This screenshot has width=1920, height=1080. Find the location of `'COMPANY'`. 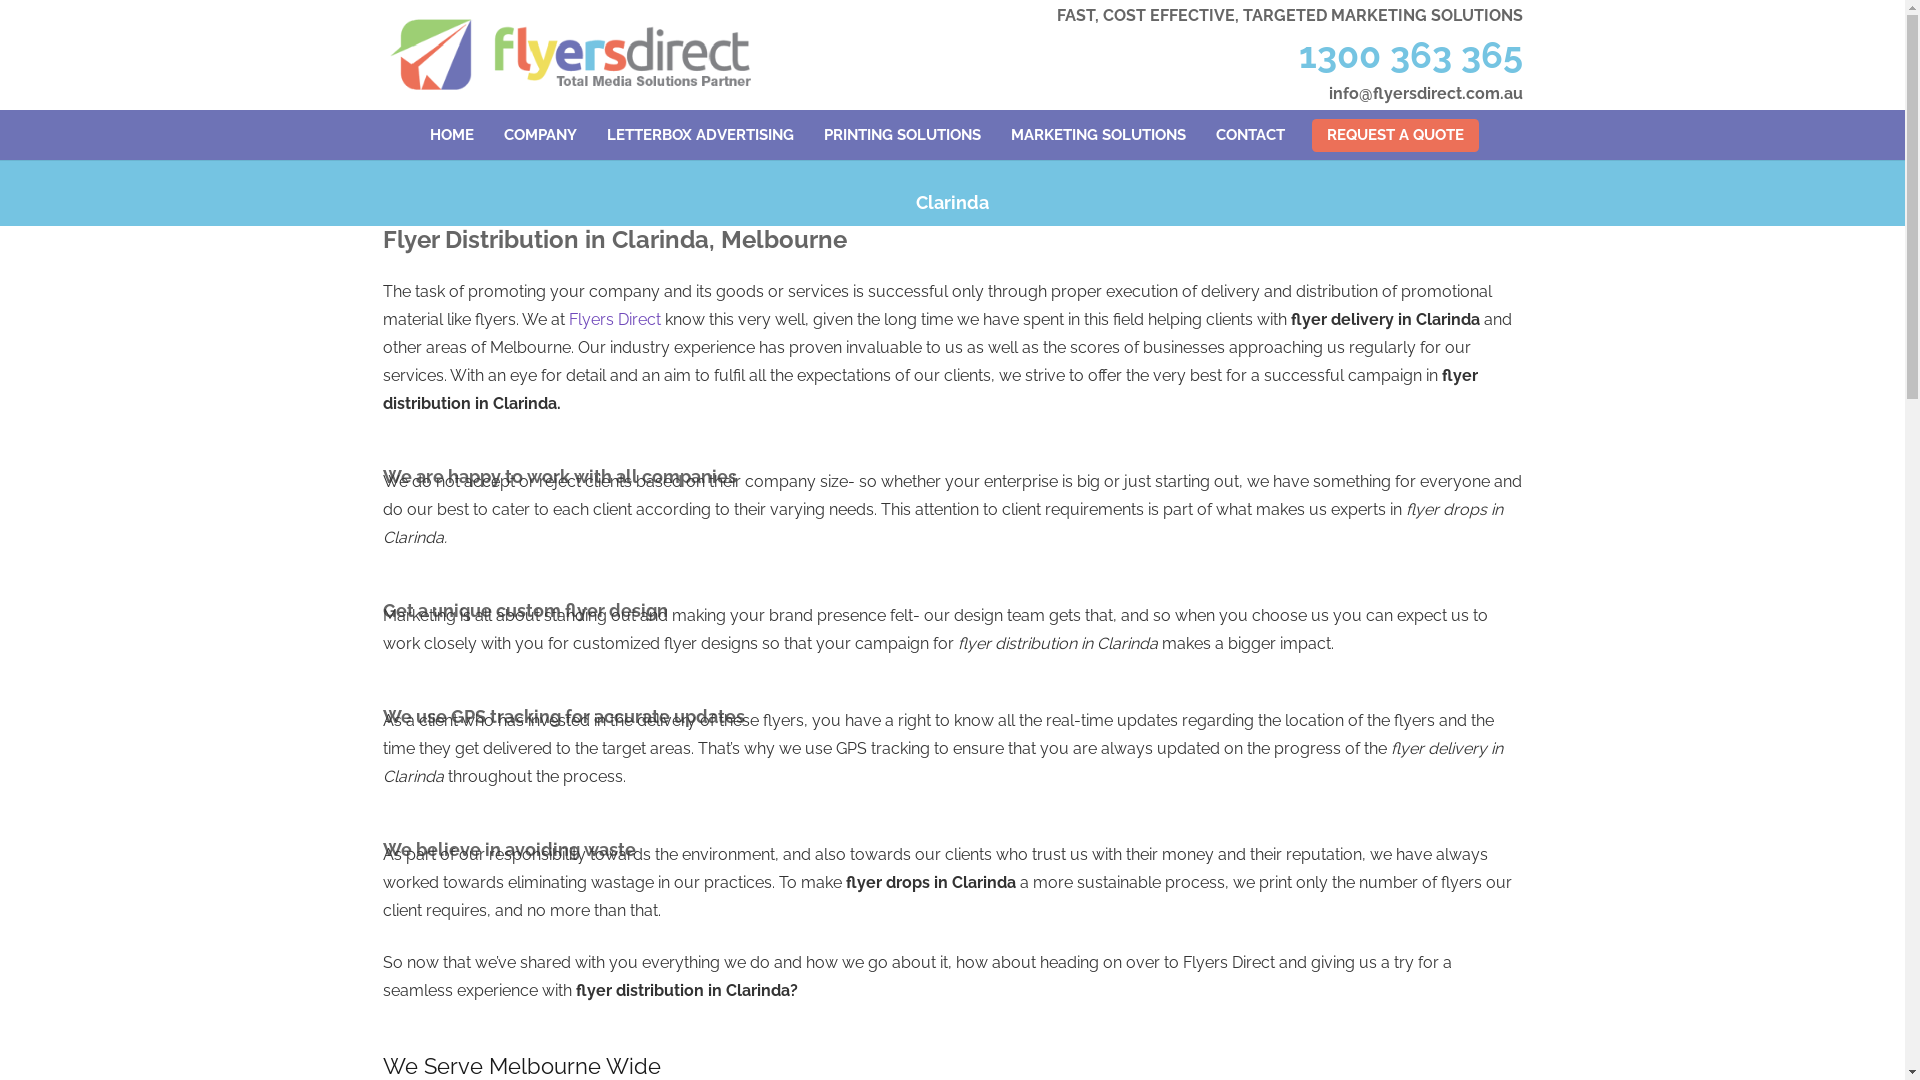

'COMPANY' is located at coordinates (540, 135).